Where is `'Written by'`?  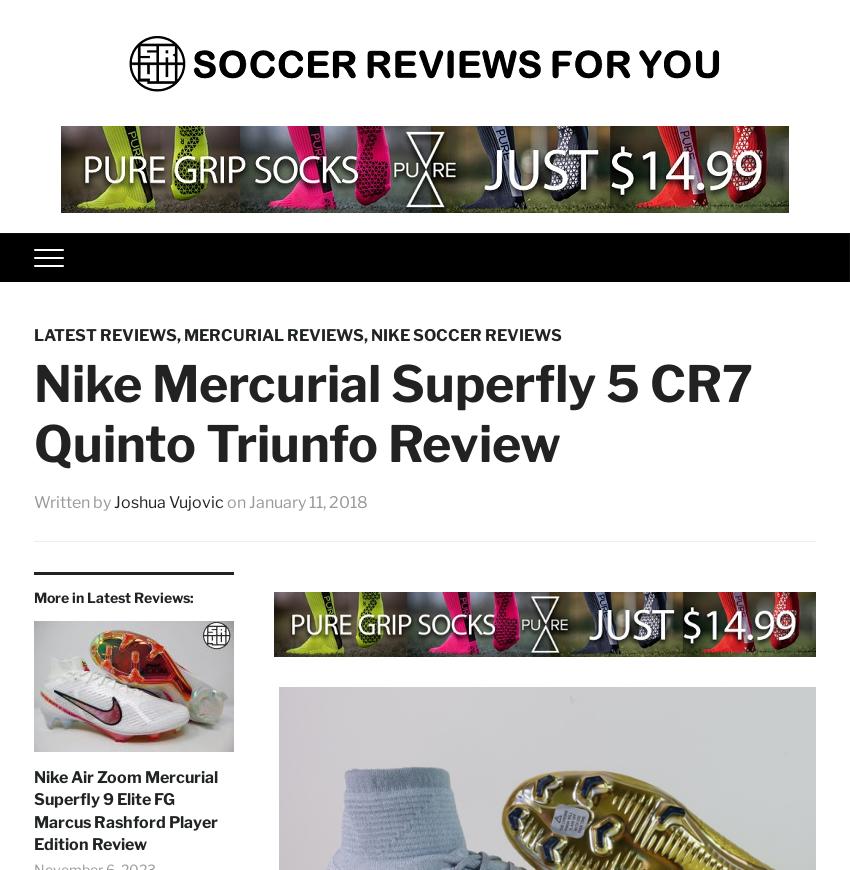 'Written by' is located at coordinates (74, 501).